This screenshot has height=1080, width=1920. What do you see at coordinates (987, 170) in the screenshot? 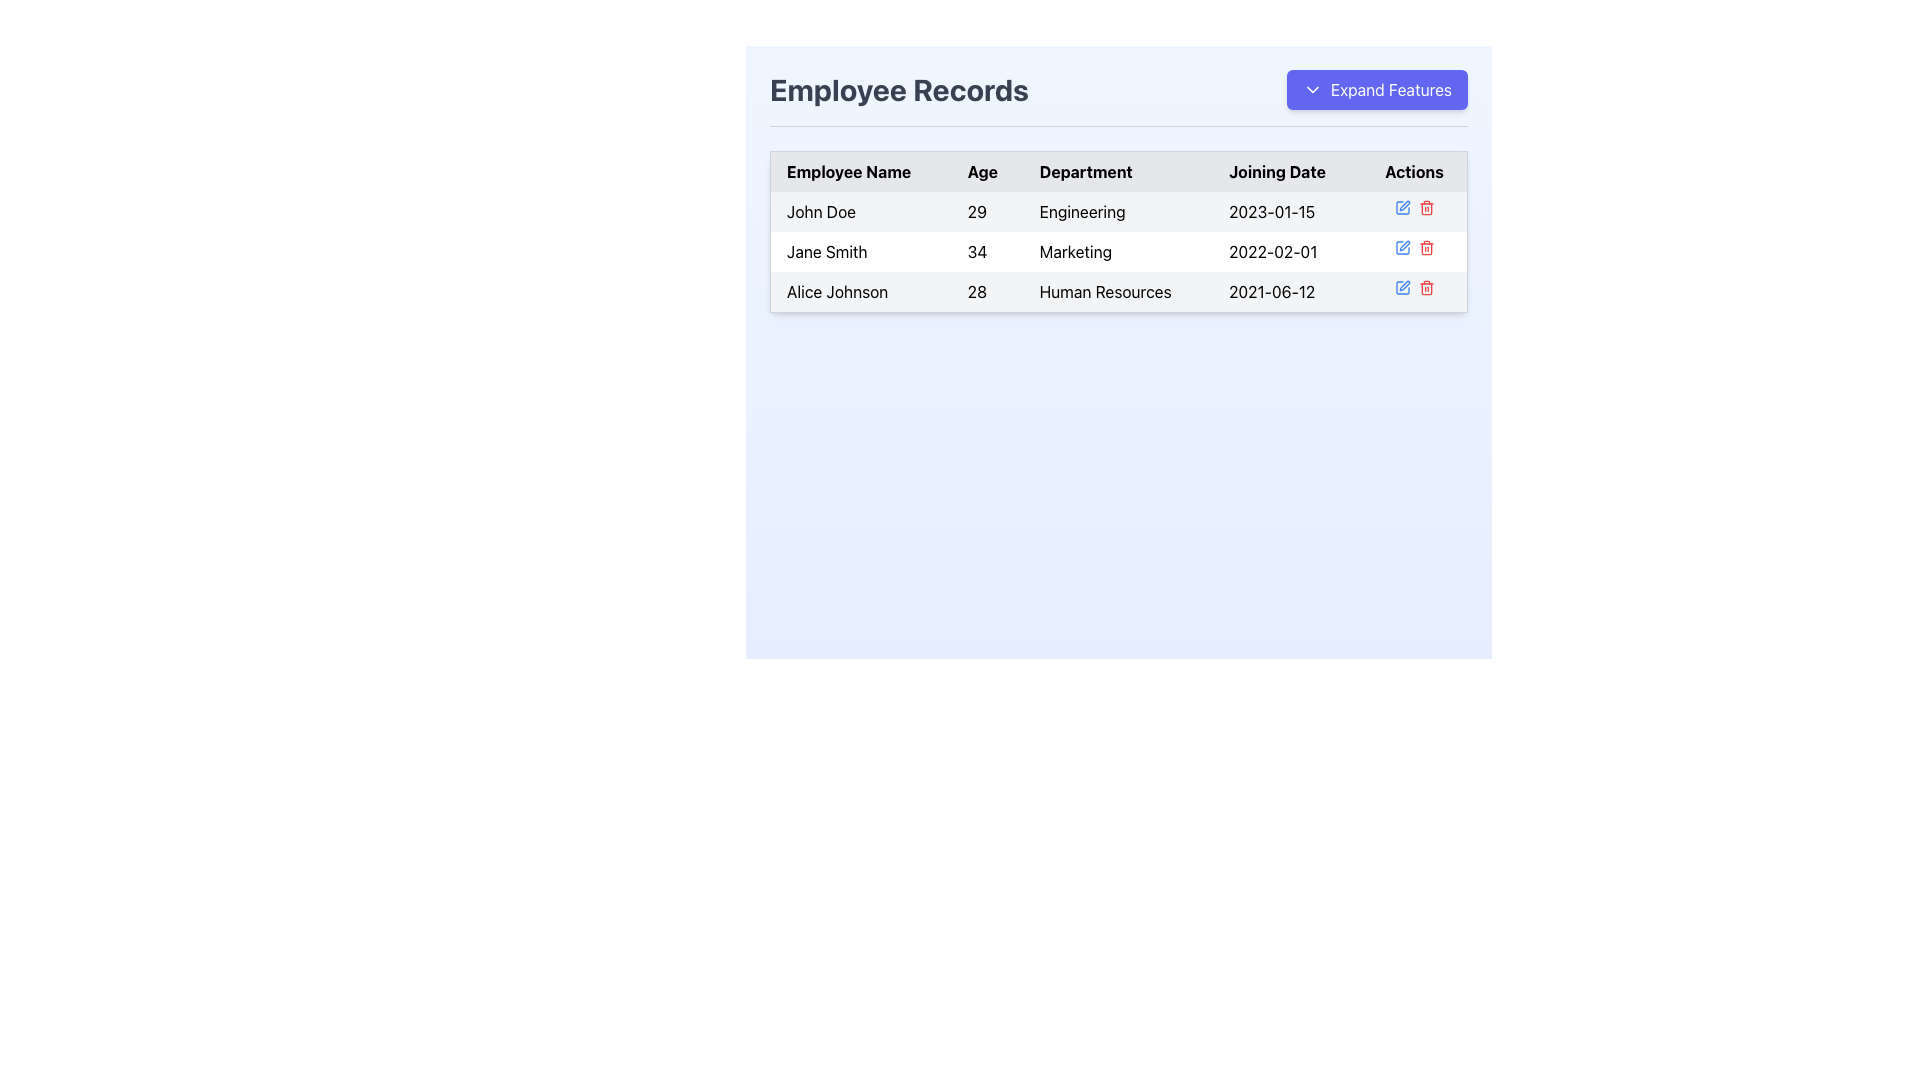
I see `the 'Age' label, which is a bold, centrally aligned text in the second column header of the table, positioned between 'Employee Name' and 'Department'` at bounding box center [987, 170].